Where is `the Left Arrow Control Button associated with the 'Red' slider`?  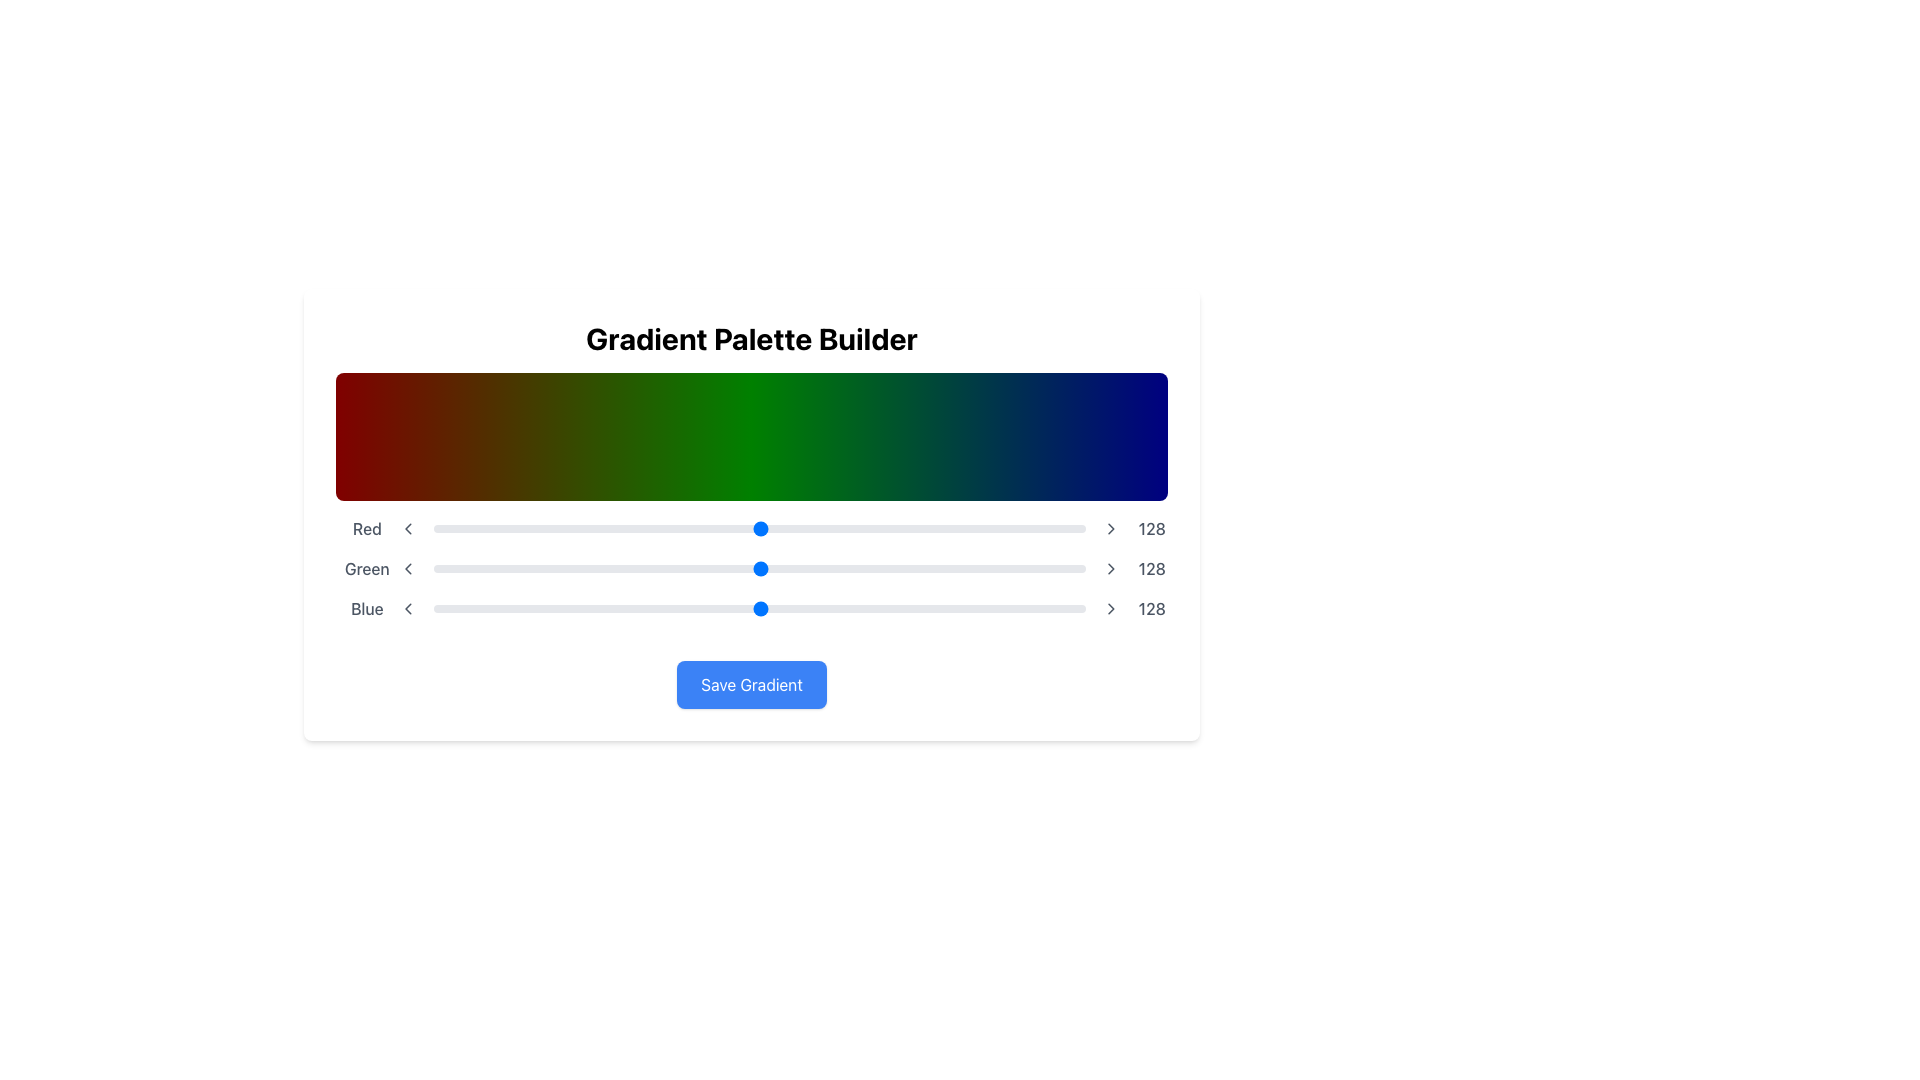 the Left Arrow Control Button associated with the 'Red' slider is located at coordinates (407, 527).